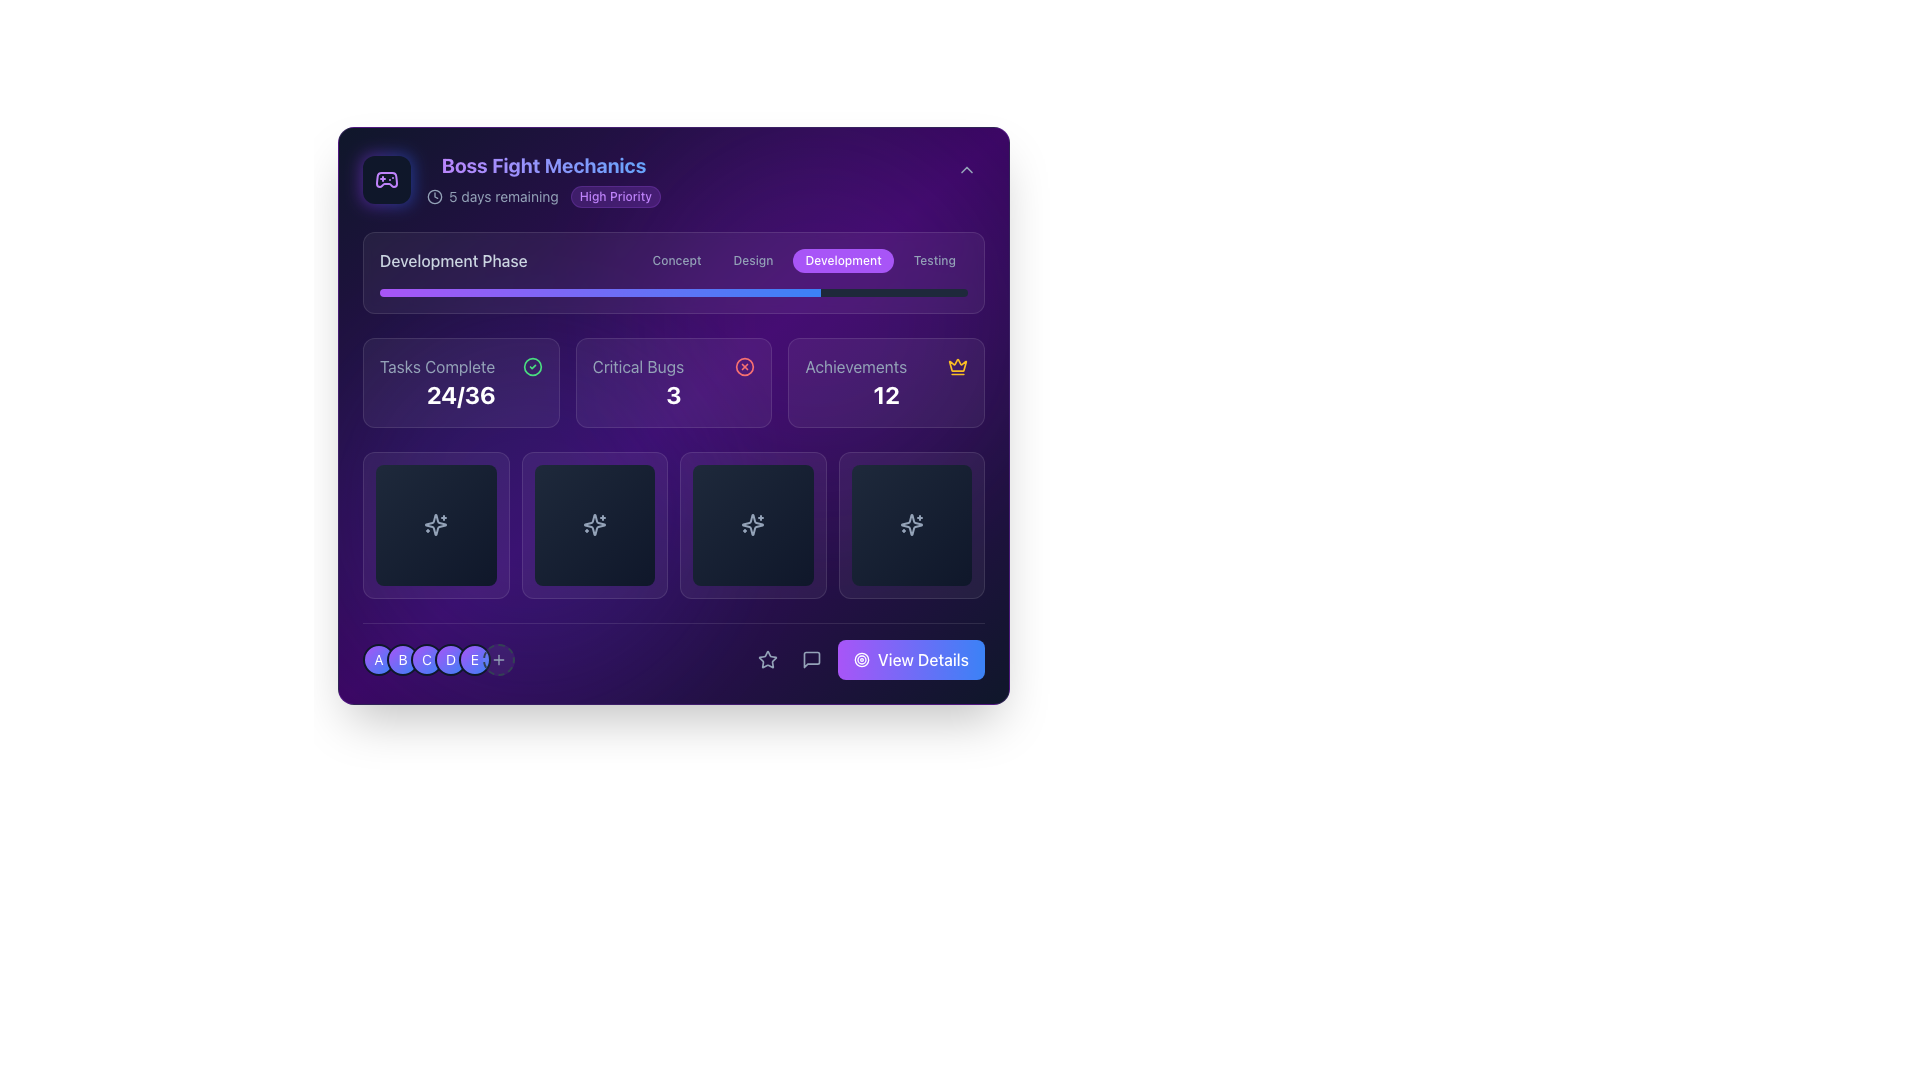  I want to click on the third card in a row of four cards located in the lower section of the interface, so click(752, 524).